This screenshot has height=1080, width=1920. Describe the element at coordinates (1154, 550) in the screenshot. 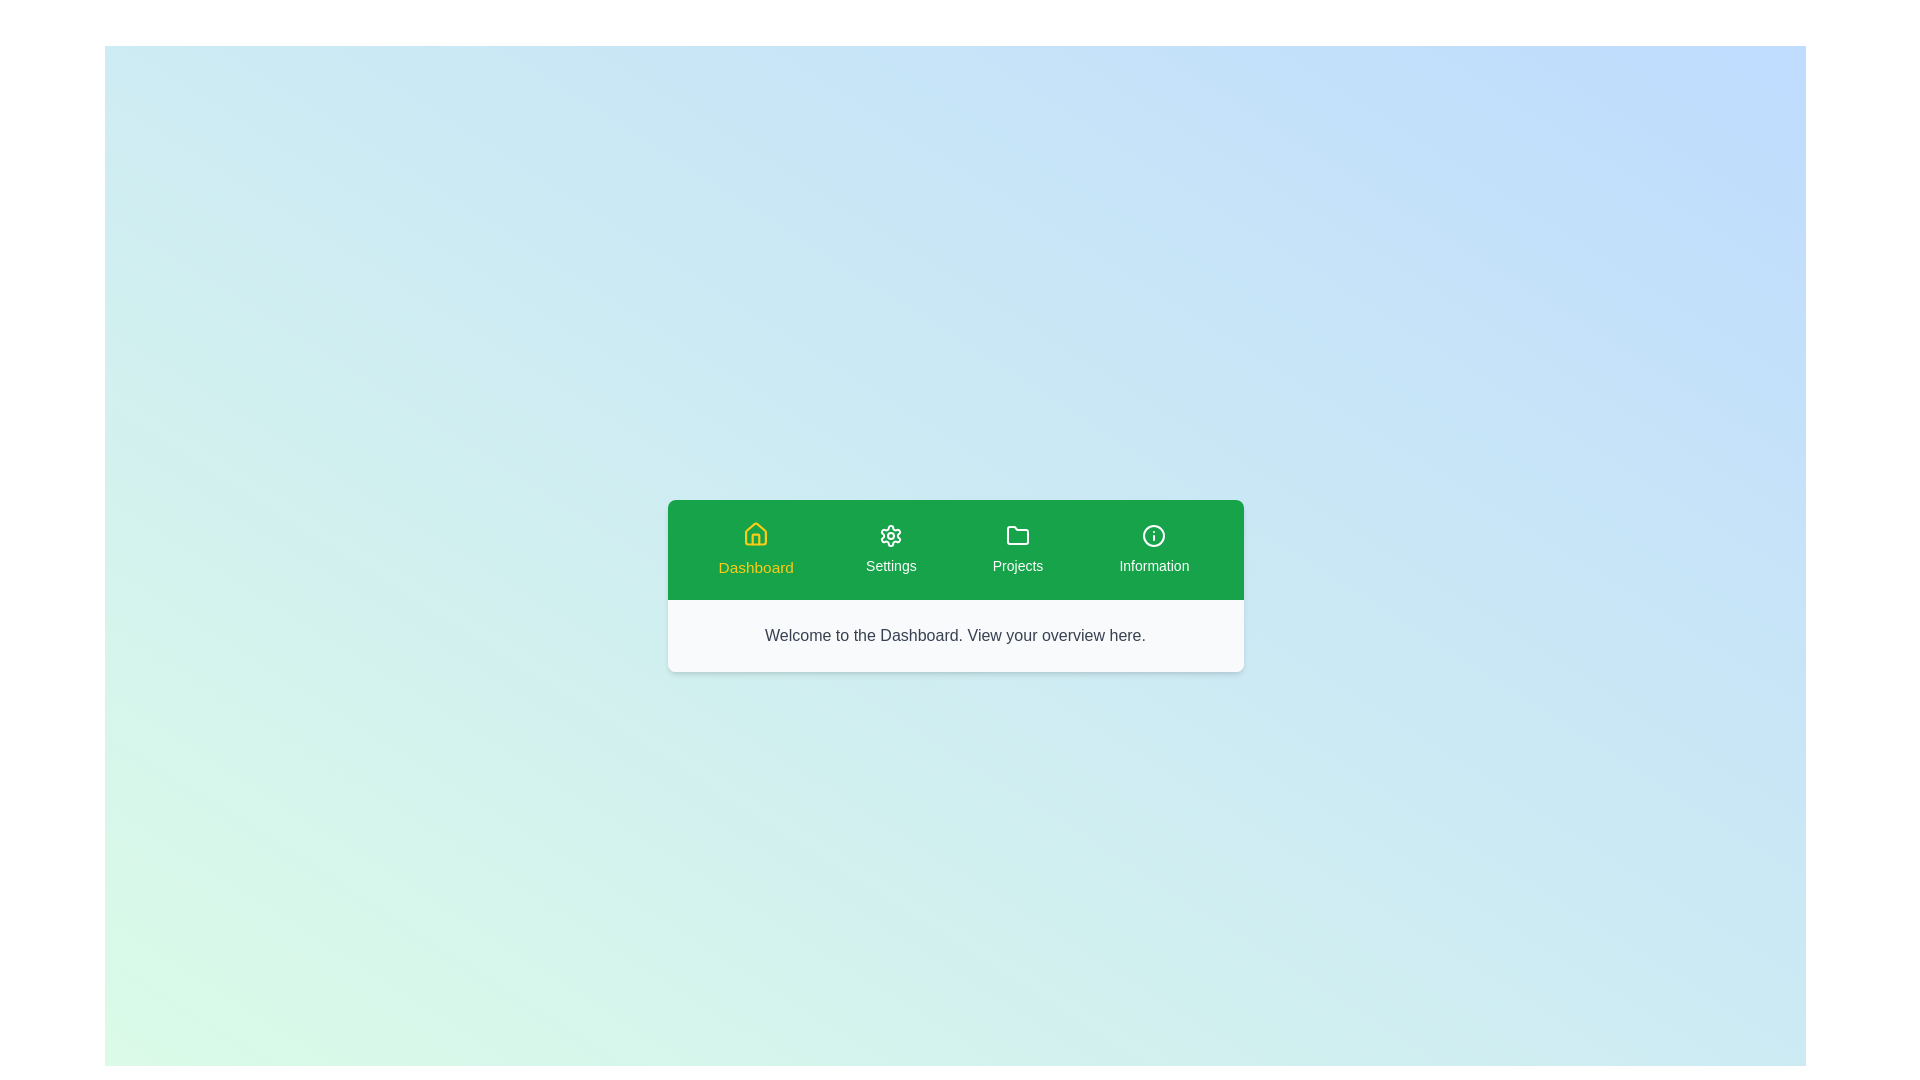

I see `the Information tab to observe its hover effect` at that location.